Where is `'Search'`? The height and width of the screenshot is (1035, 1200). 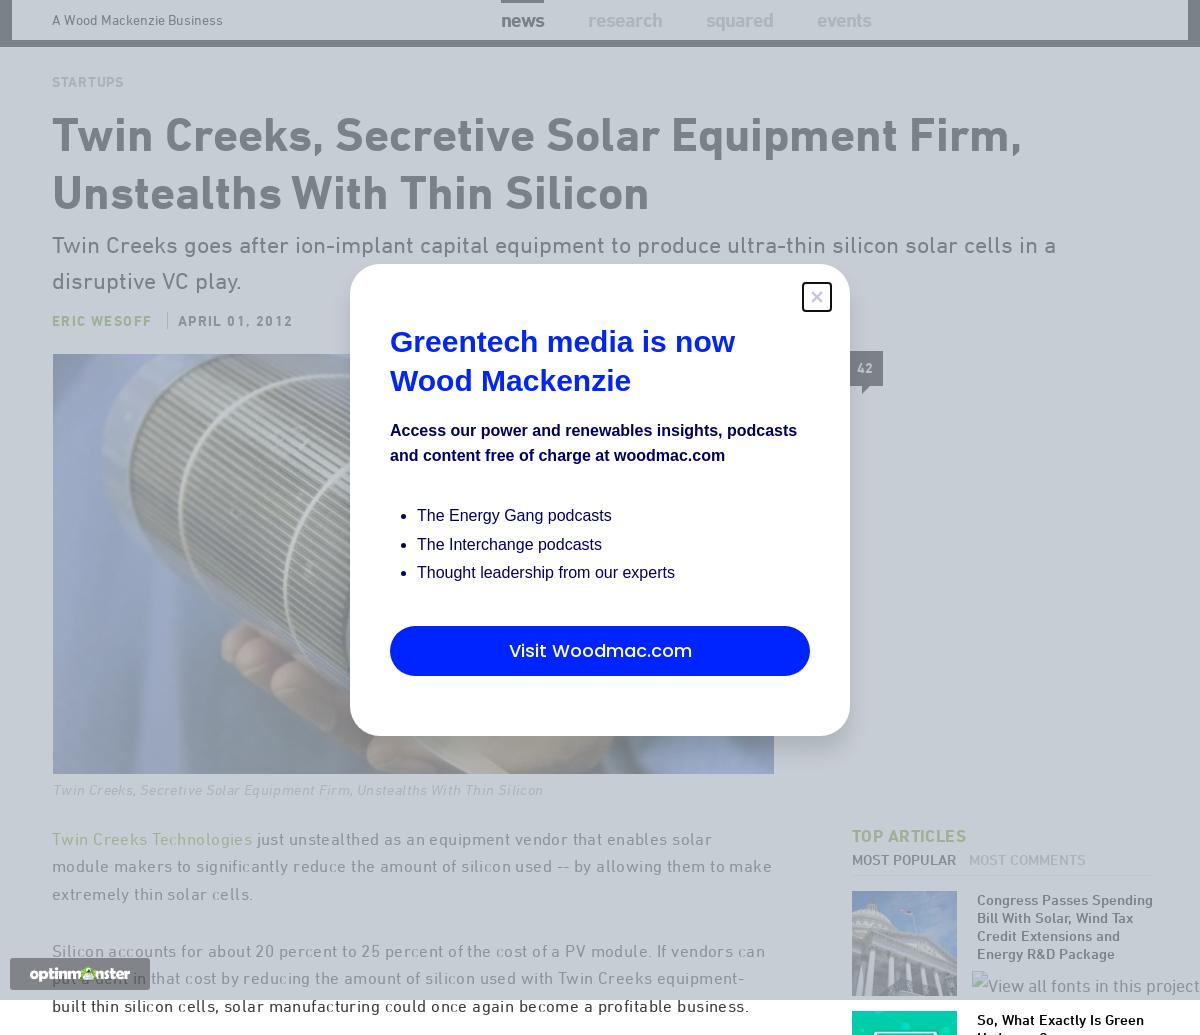
'Search' is located at coordinates (1094, 65).